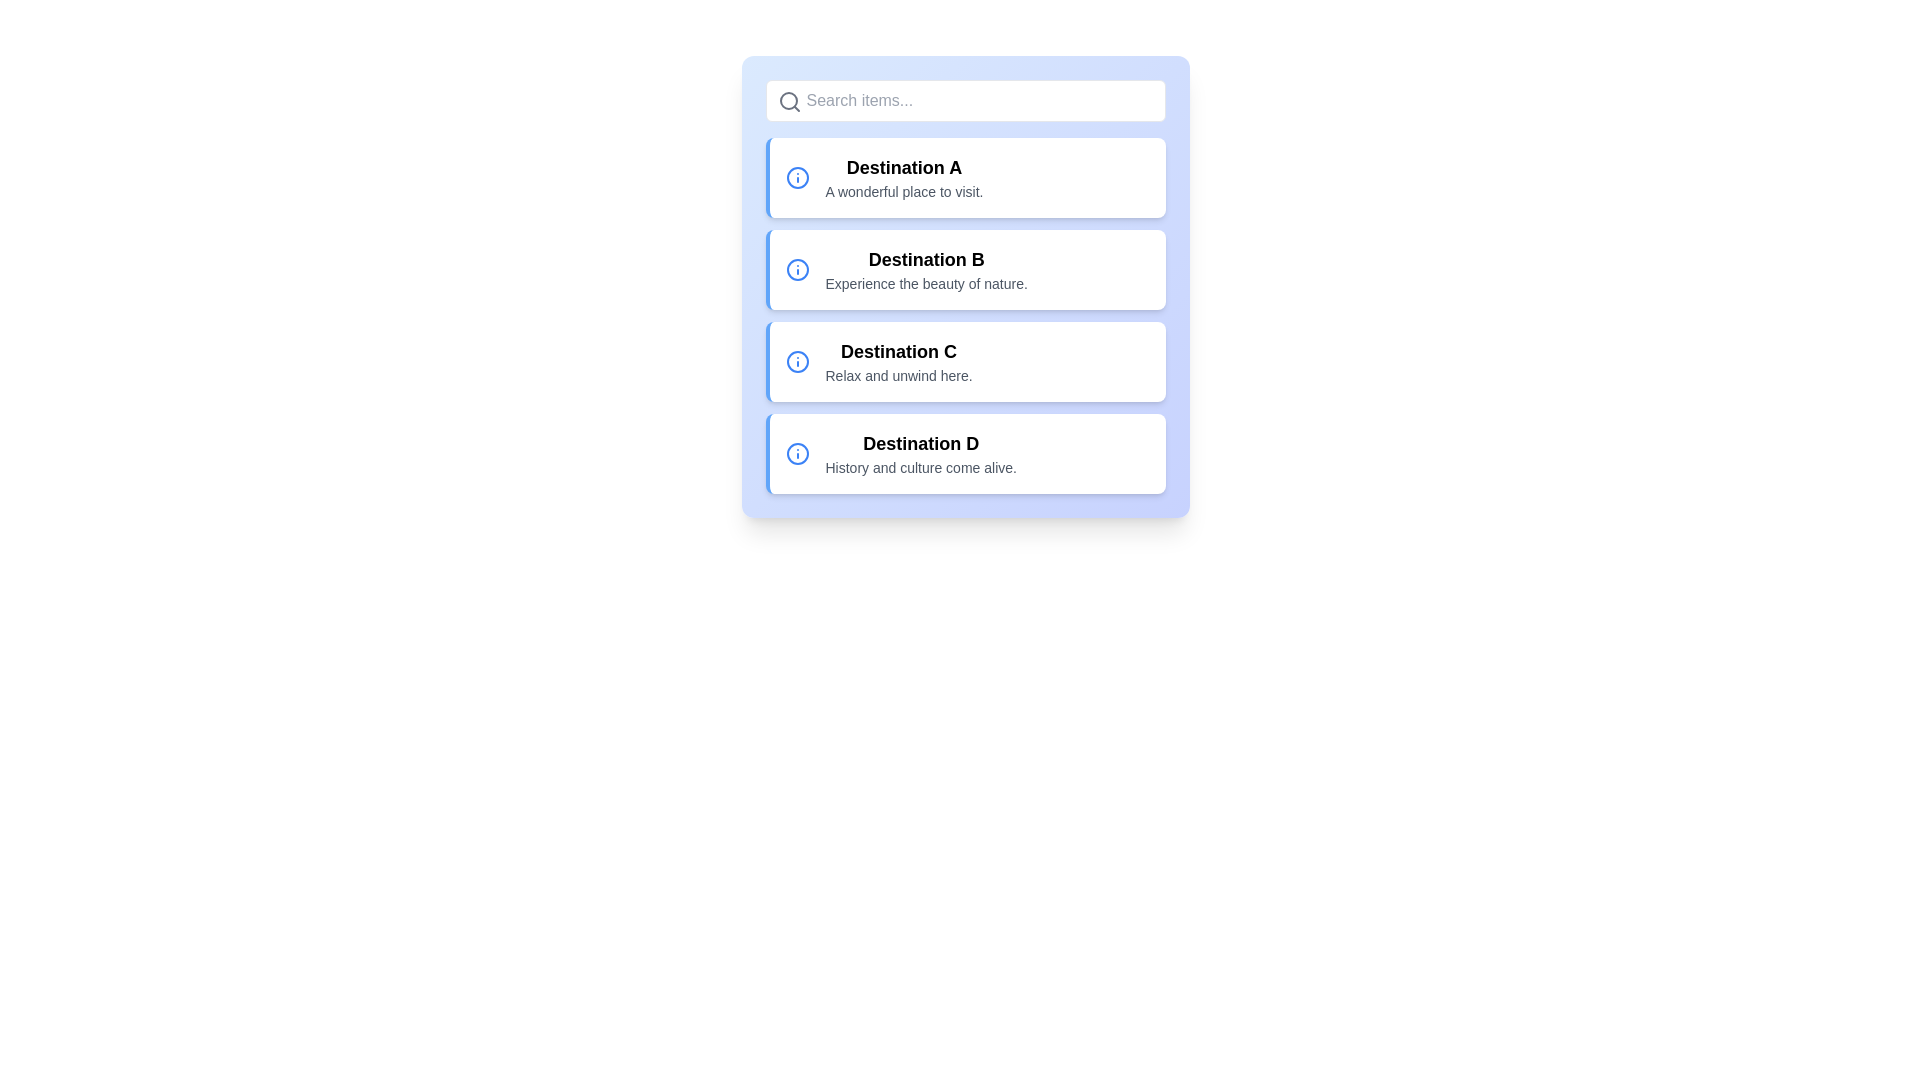  What do you see at coordinates (903, 192) in the screenshot?
I see `the text label providing additional context for 'Destination A' for copying` at bounding box center [903, 192].